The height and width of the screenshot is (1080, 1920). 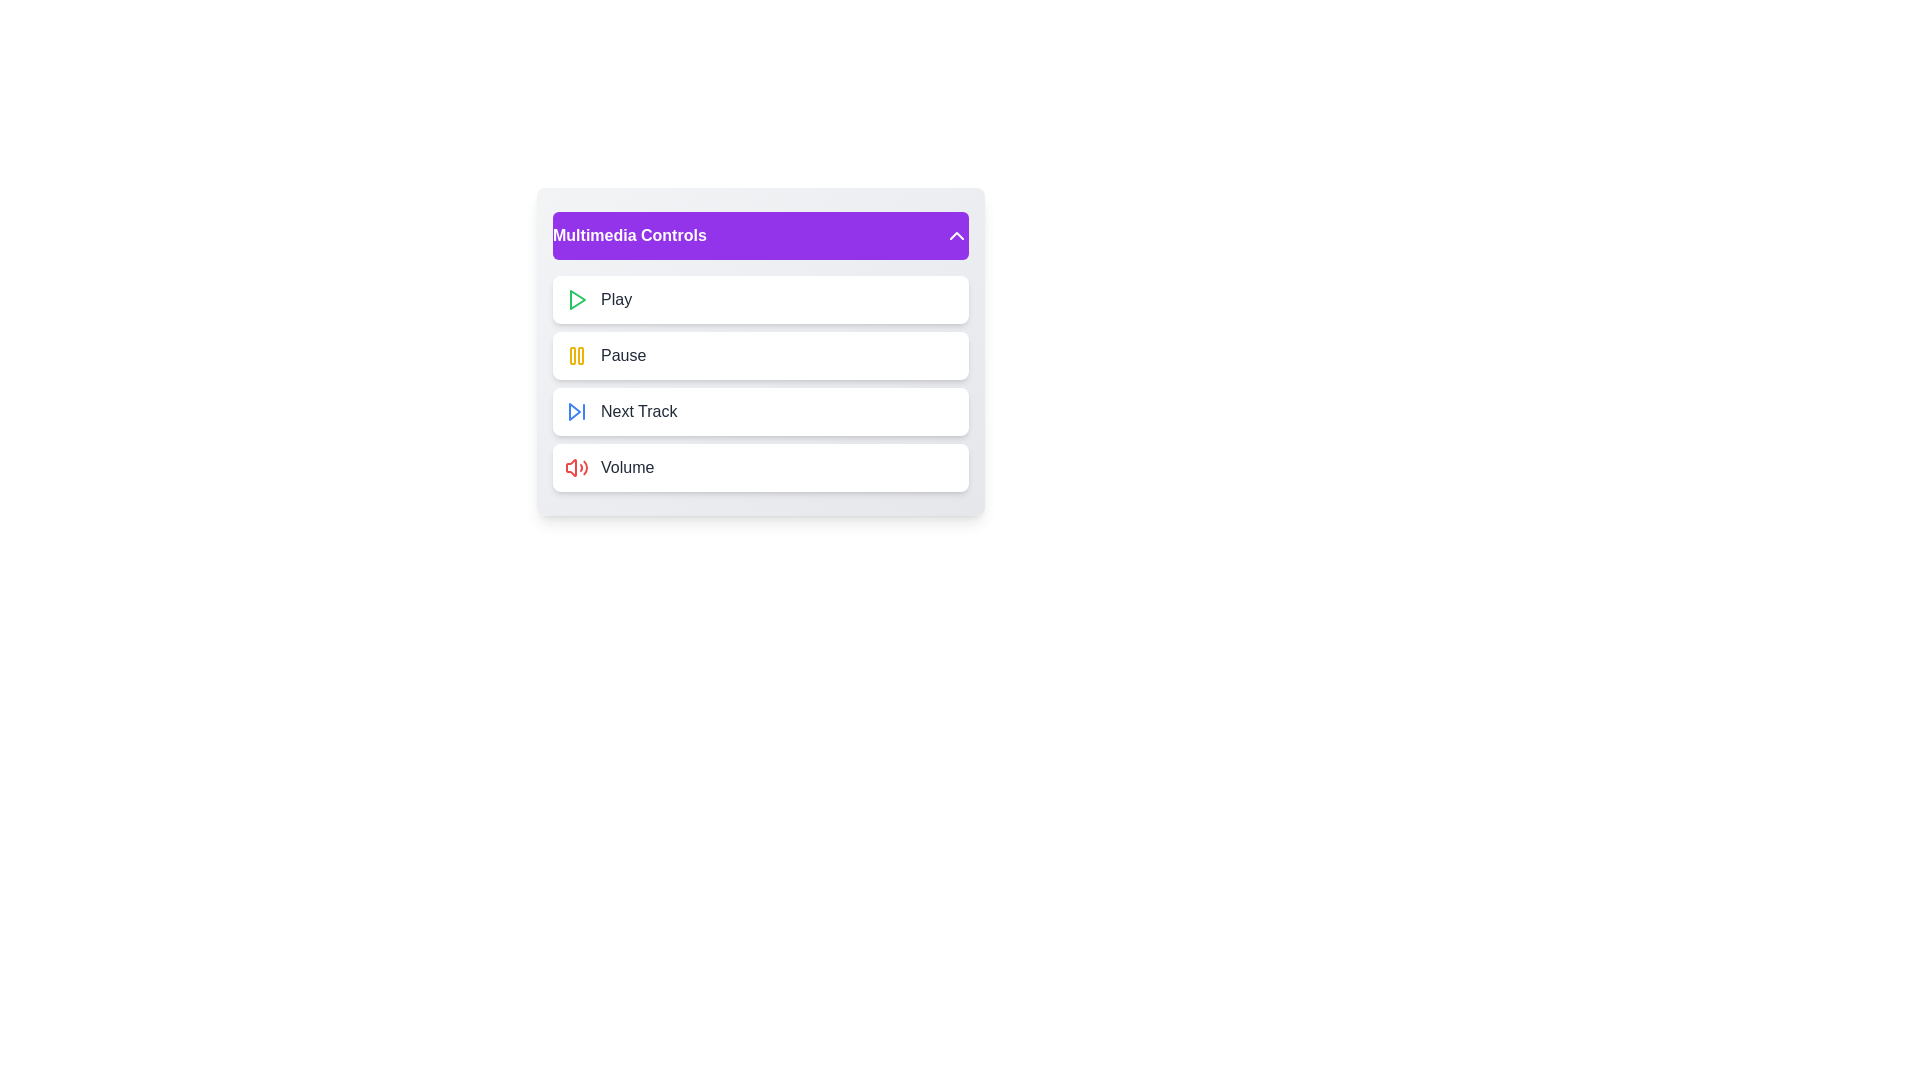 I want to click on the 'Pause' button, so click(x=760, y=354).